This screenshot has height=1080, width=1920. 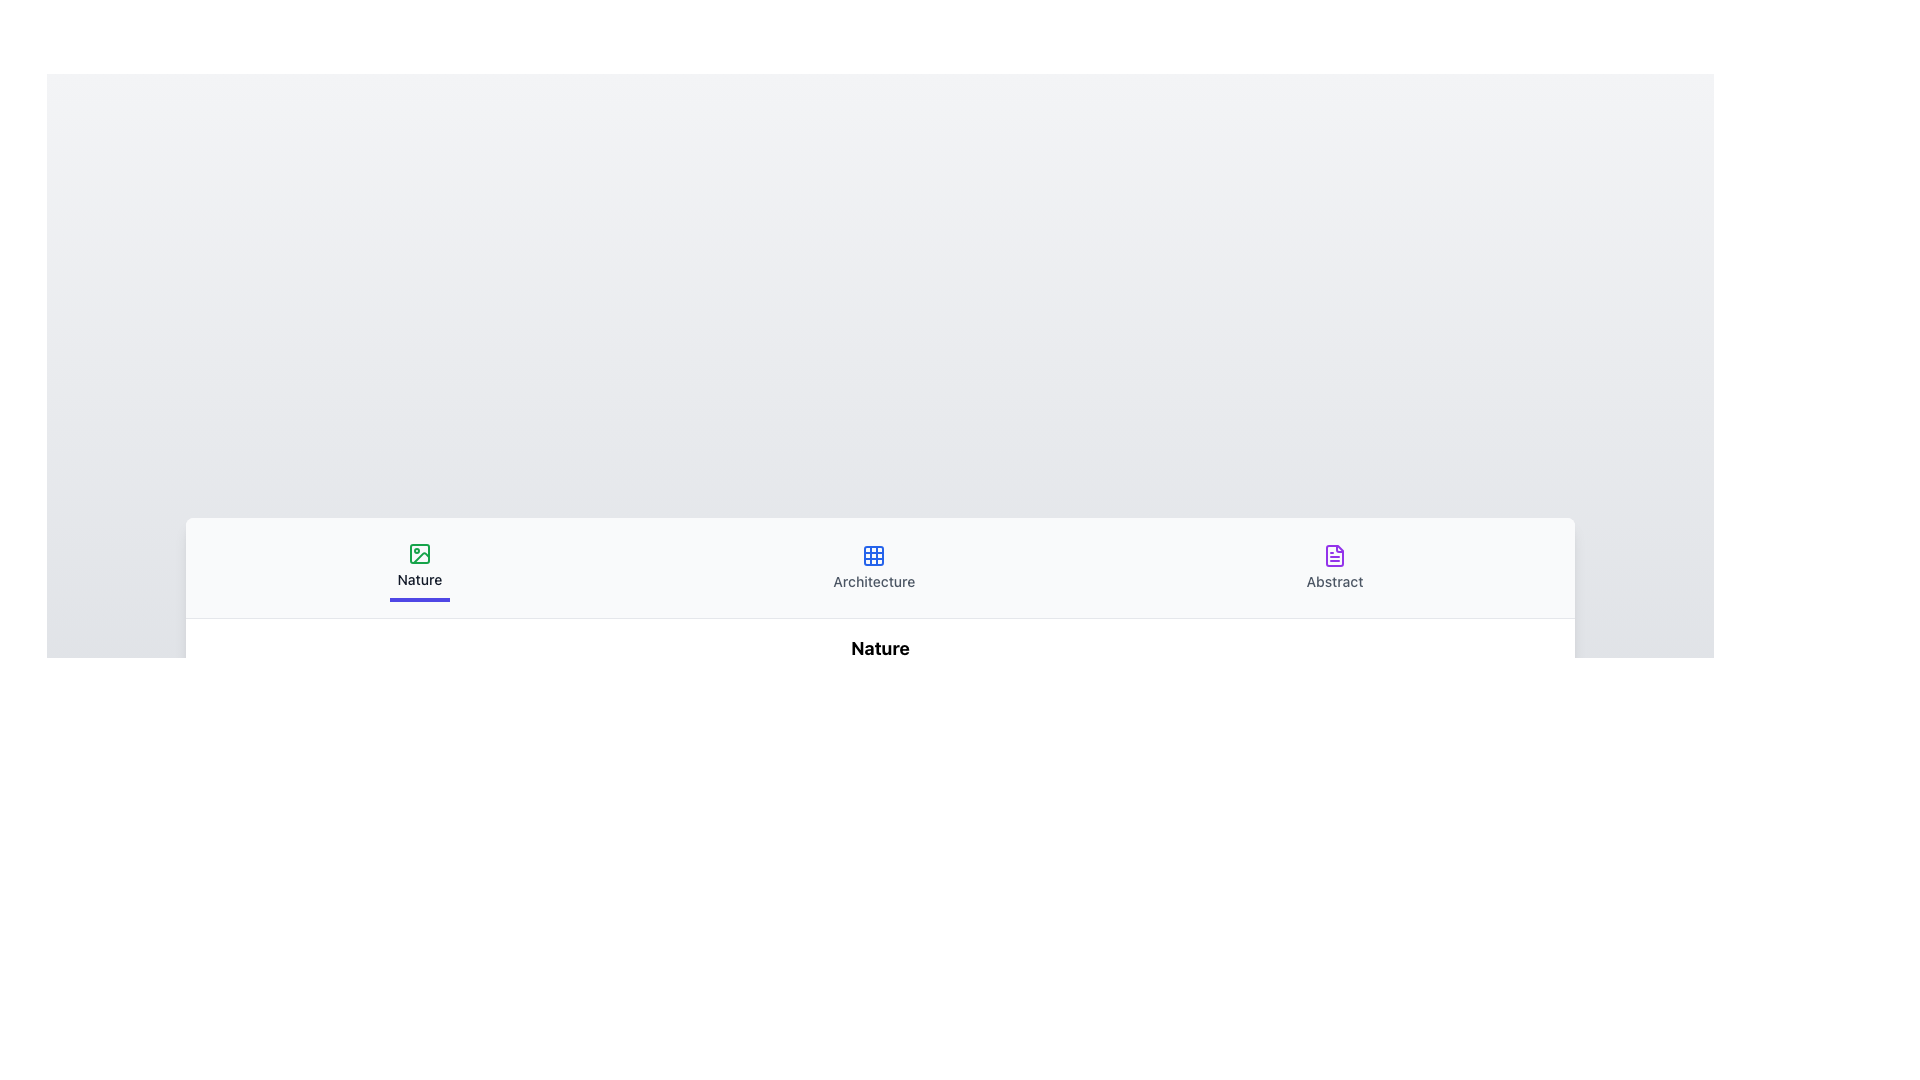 I want to click on the 'Architecture' category tab icon, so click(x=874, y=555).